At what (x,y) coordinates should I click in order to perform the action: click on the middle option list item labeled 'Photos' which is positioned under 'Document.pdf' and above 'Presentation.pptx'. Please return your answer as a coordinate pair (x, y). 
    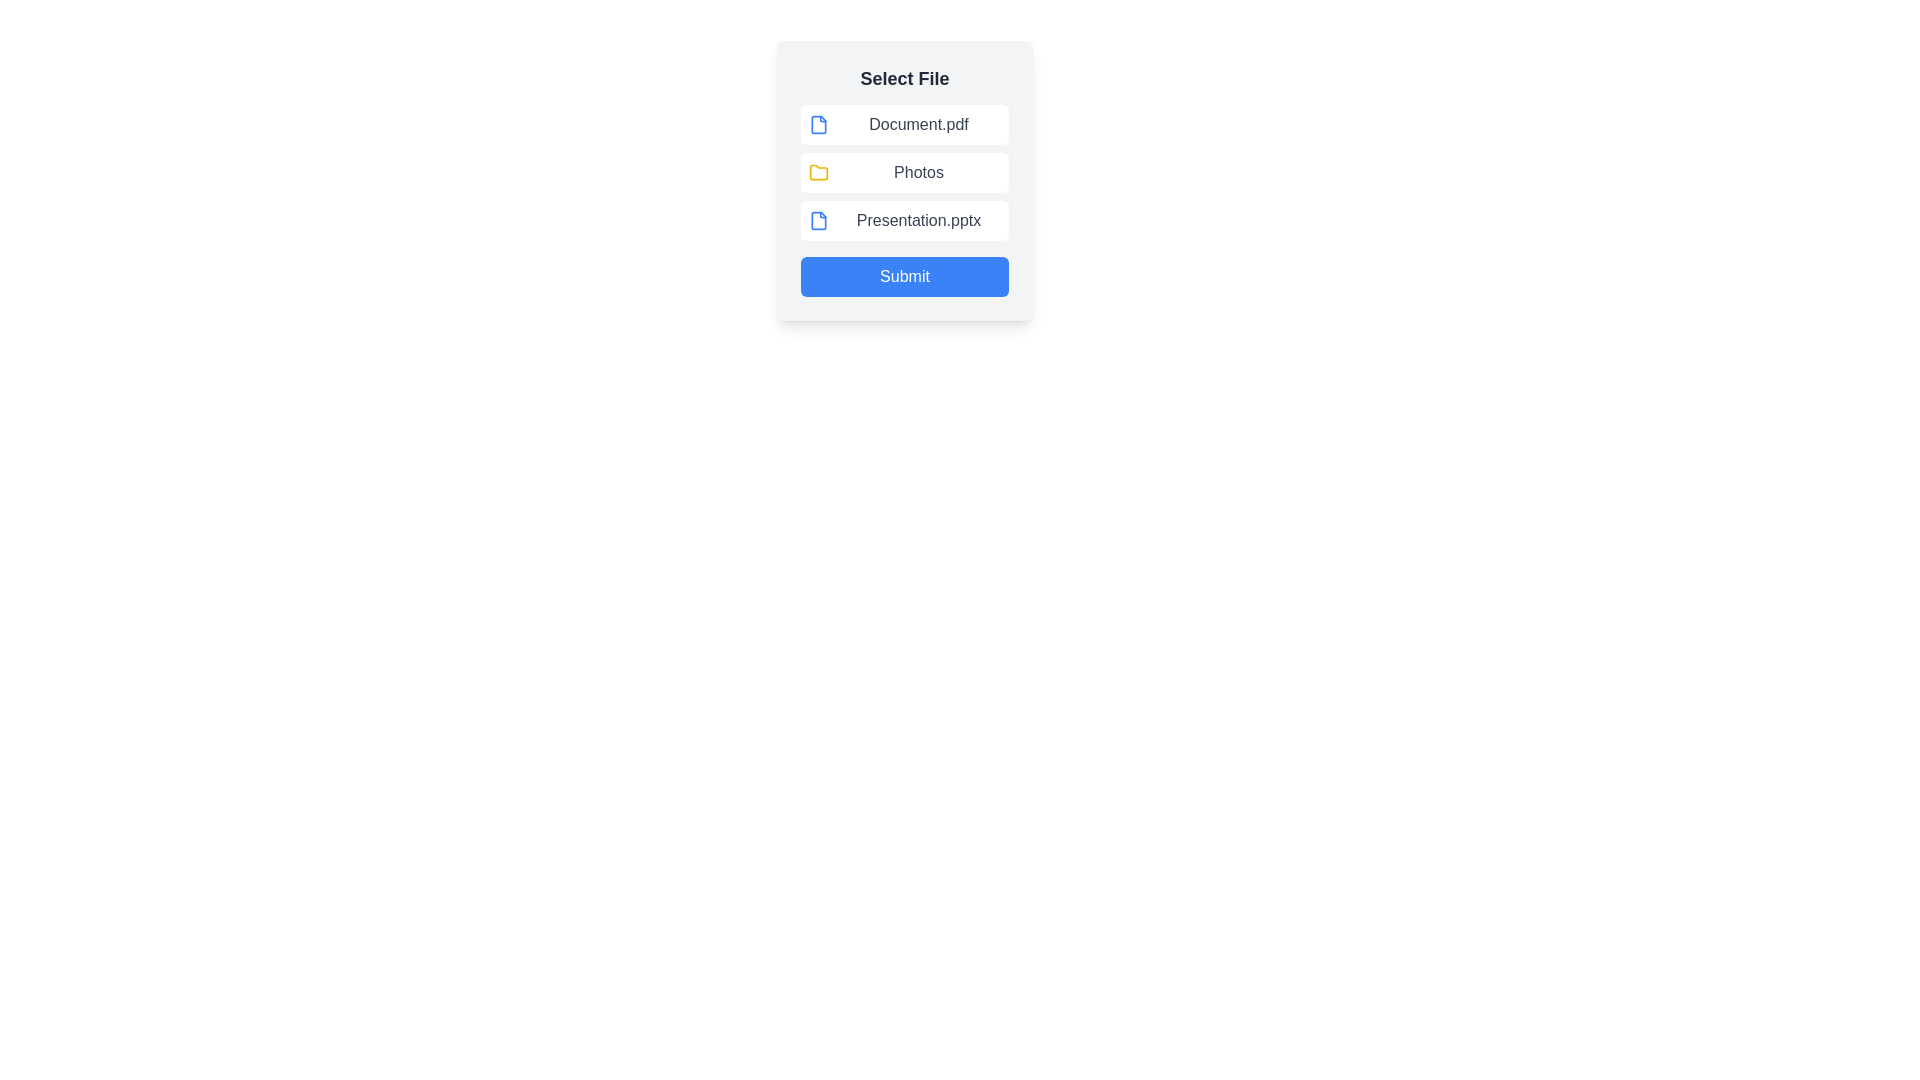
    Looking at the image, I should click on (904, 181).